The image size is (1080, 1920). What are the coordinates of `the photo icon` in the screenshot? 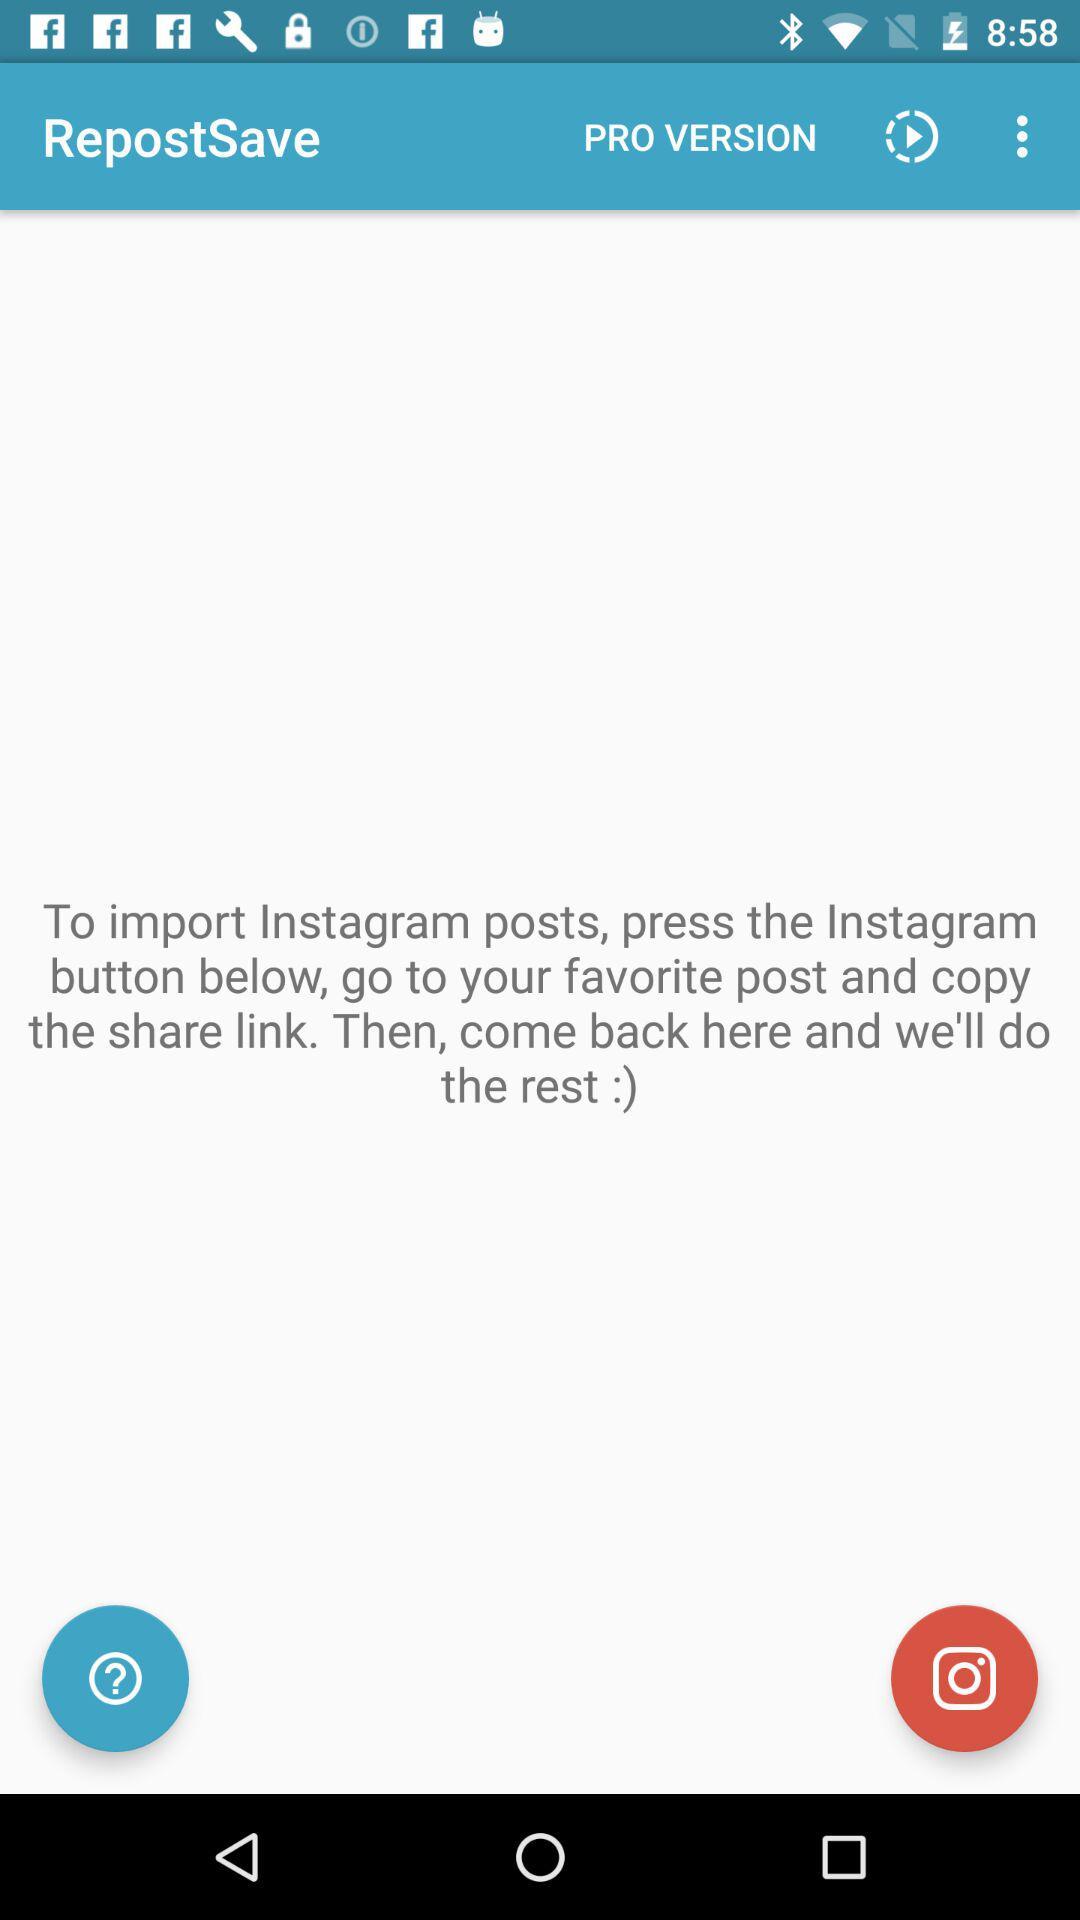 It's located at (963, 1678).